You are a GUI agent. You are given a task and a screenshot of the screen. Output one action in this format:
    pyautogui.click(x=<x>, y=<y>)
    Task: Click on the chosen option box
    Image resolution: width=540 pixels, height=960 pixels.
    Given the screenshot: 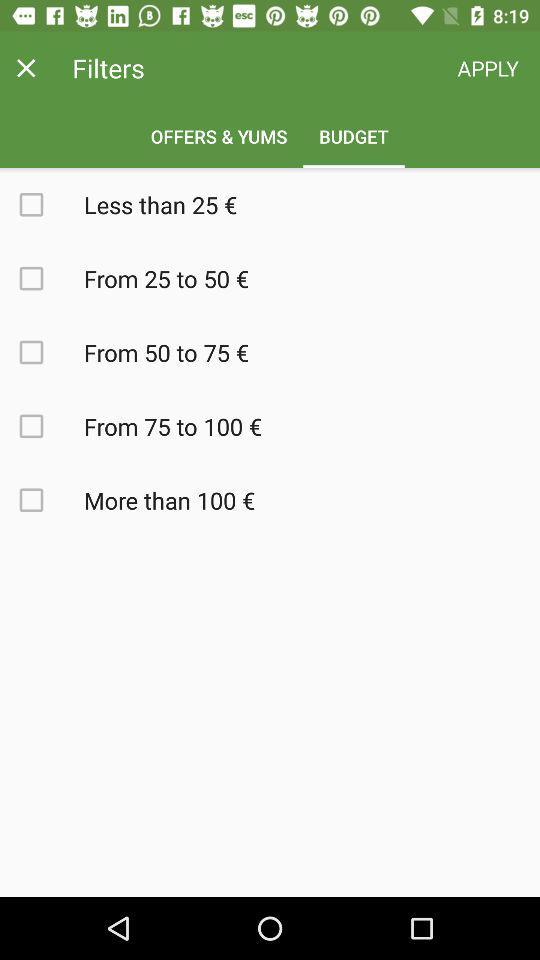 What is the action you would take?
    pyautogui.click(x=42, y=499)
    